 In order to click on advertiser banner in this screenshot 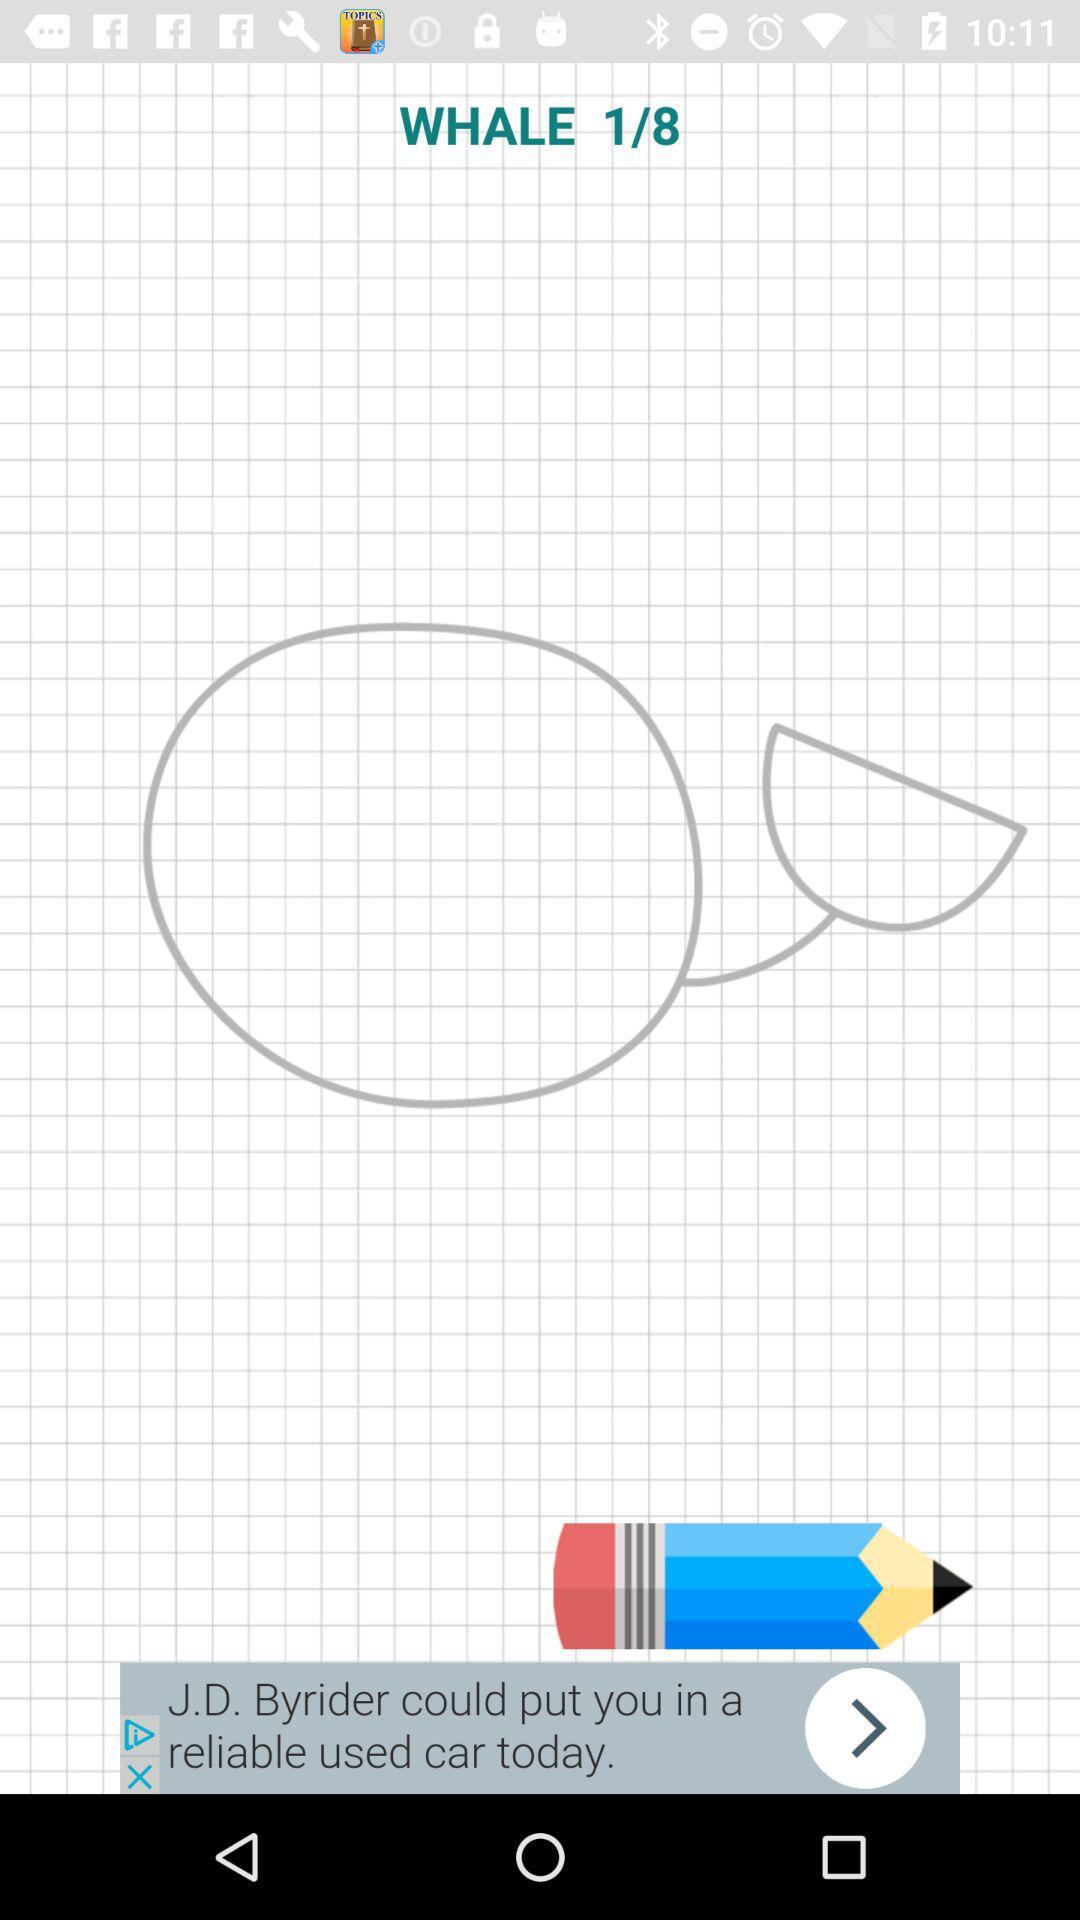, I will do `click(540, 1727)`.